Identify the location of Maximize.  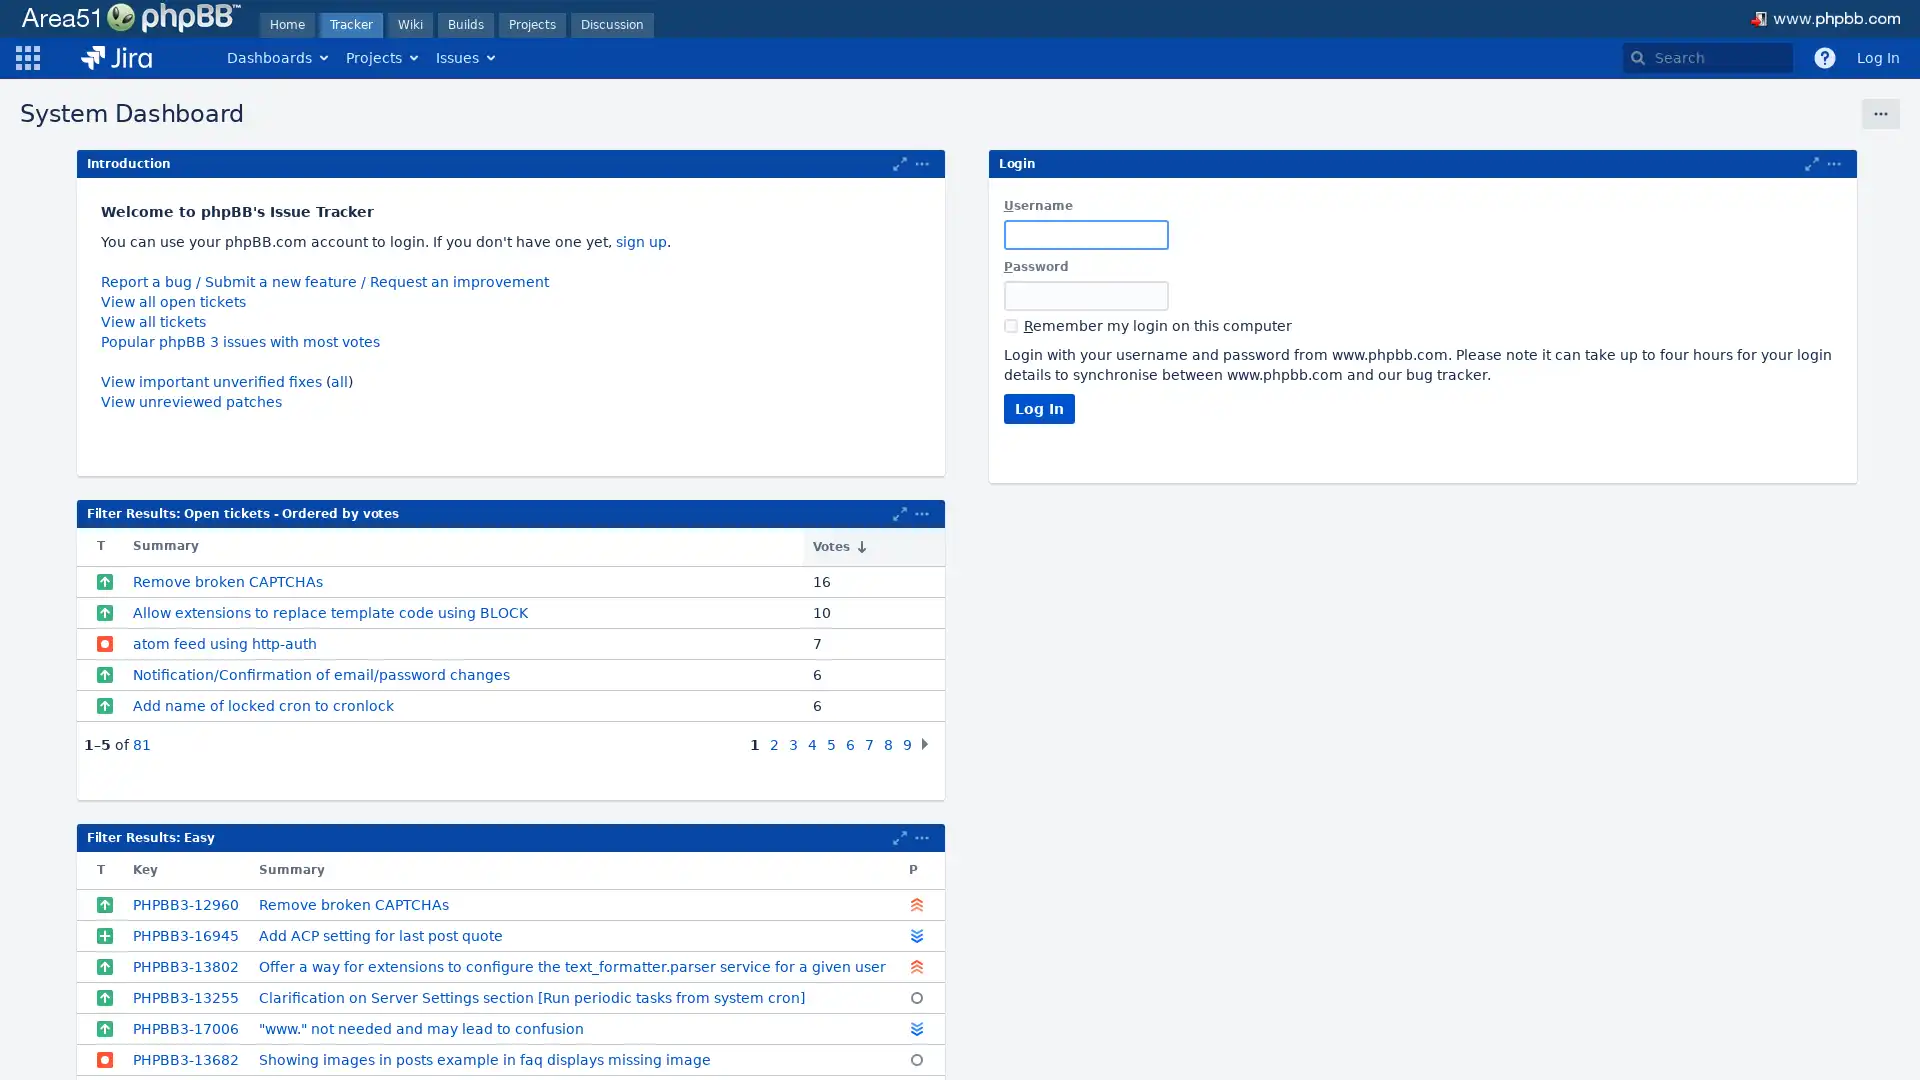
(899, 837).